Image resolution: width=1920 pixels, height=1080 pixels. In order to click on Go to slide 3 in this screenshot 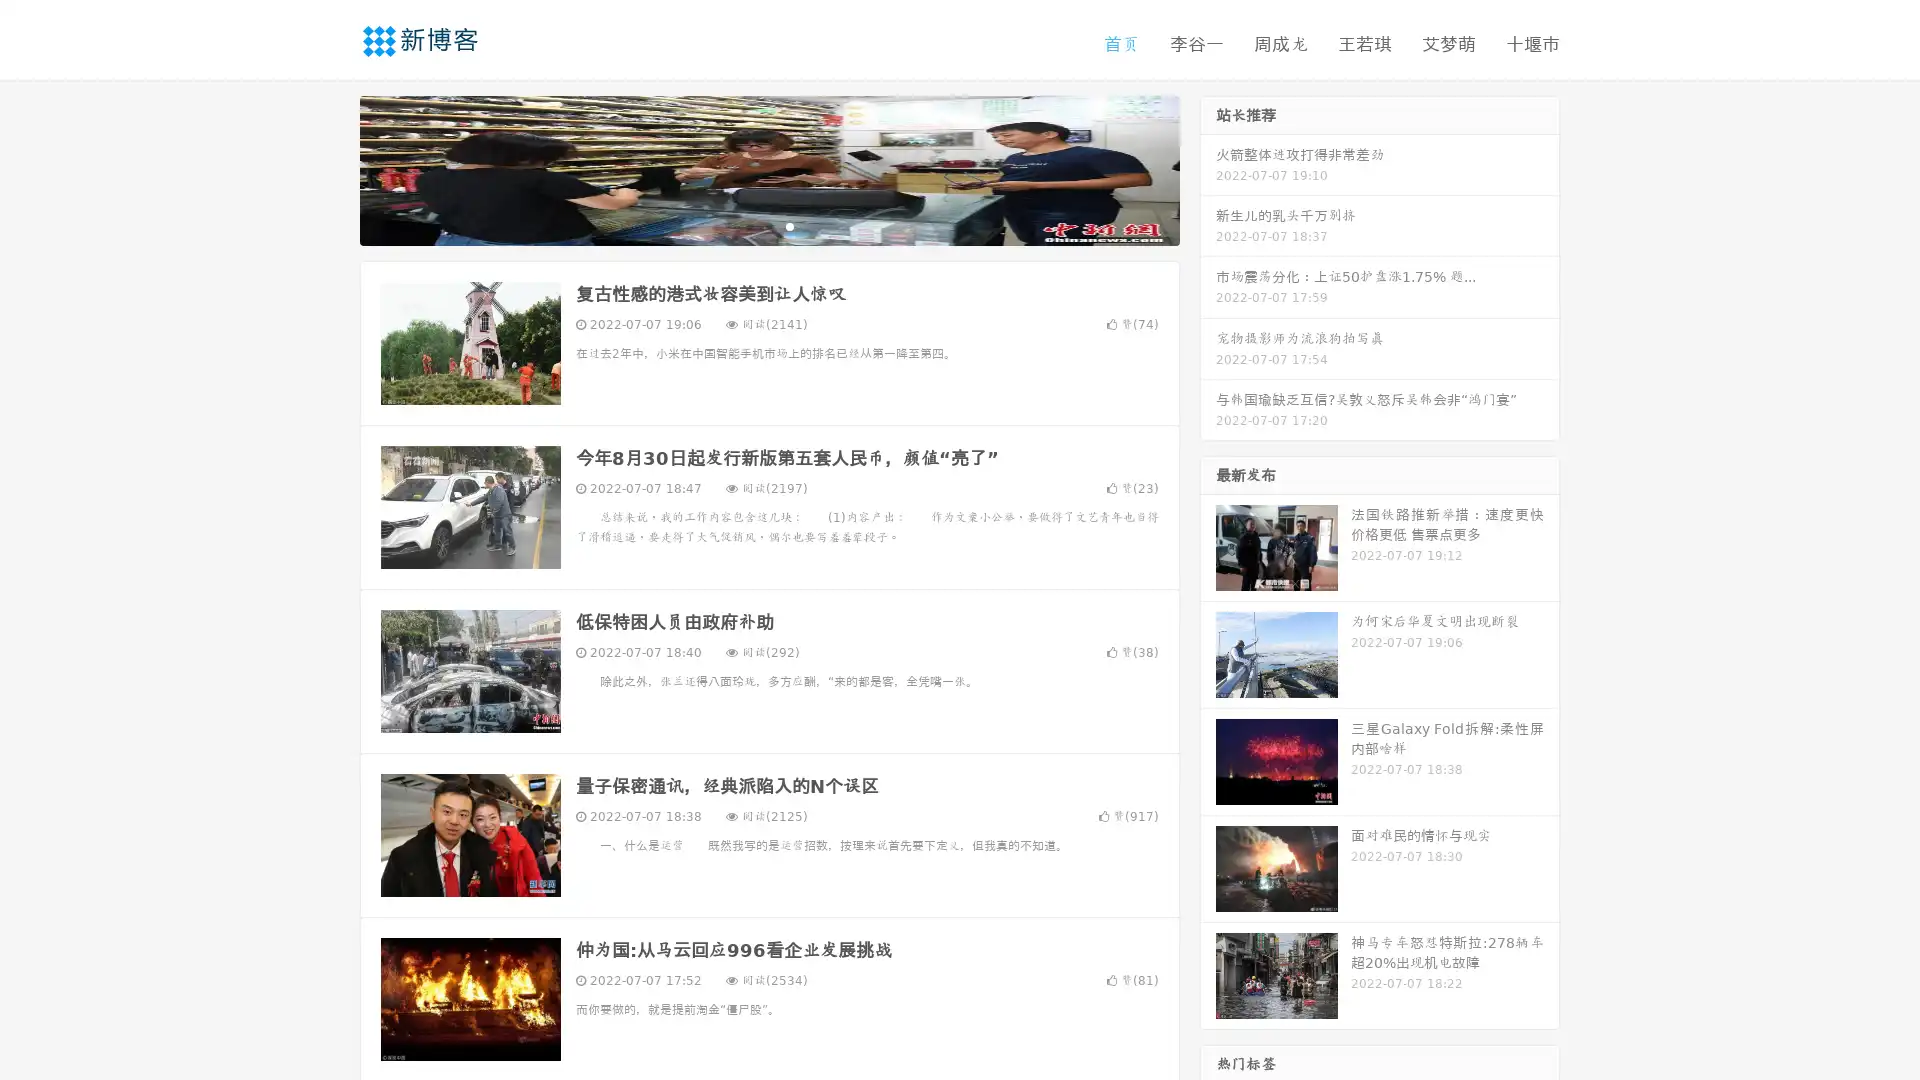, I will do `click(789, 225)`.